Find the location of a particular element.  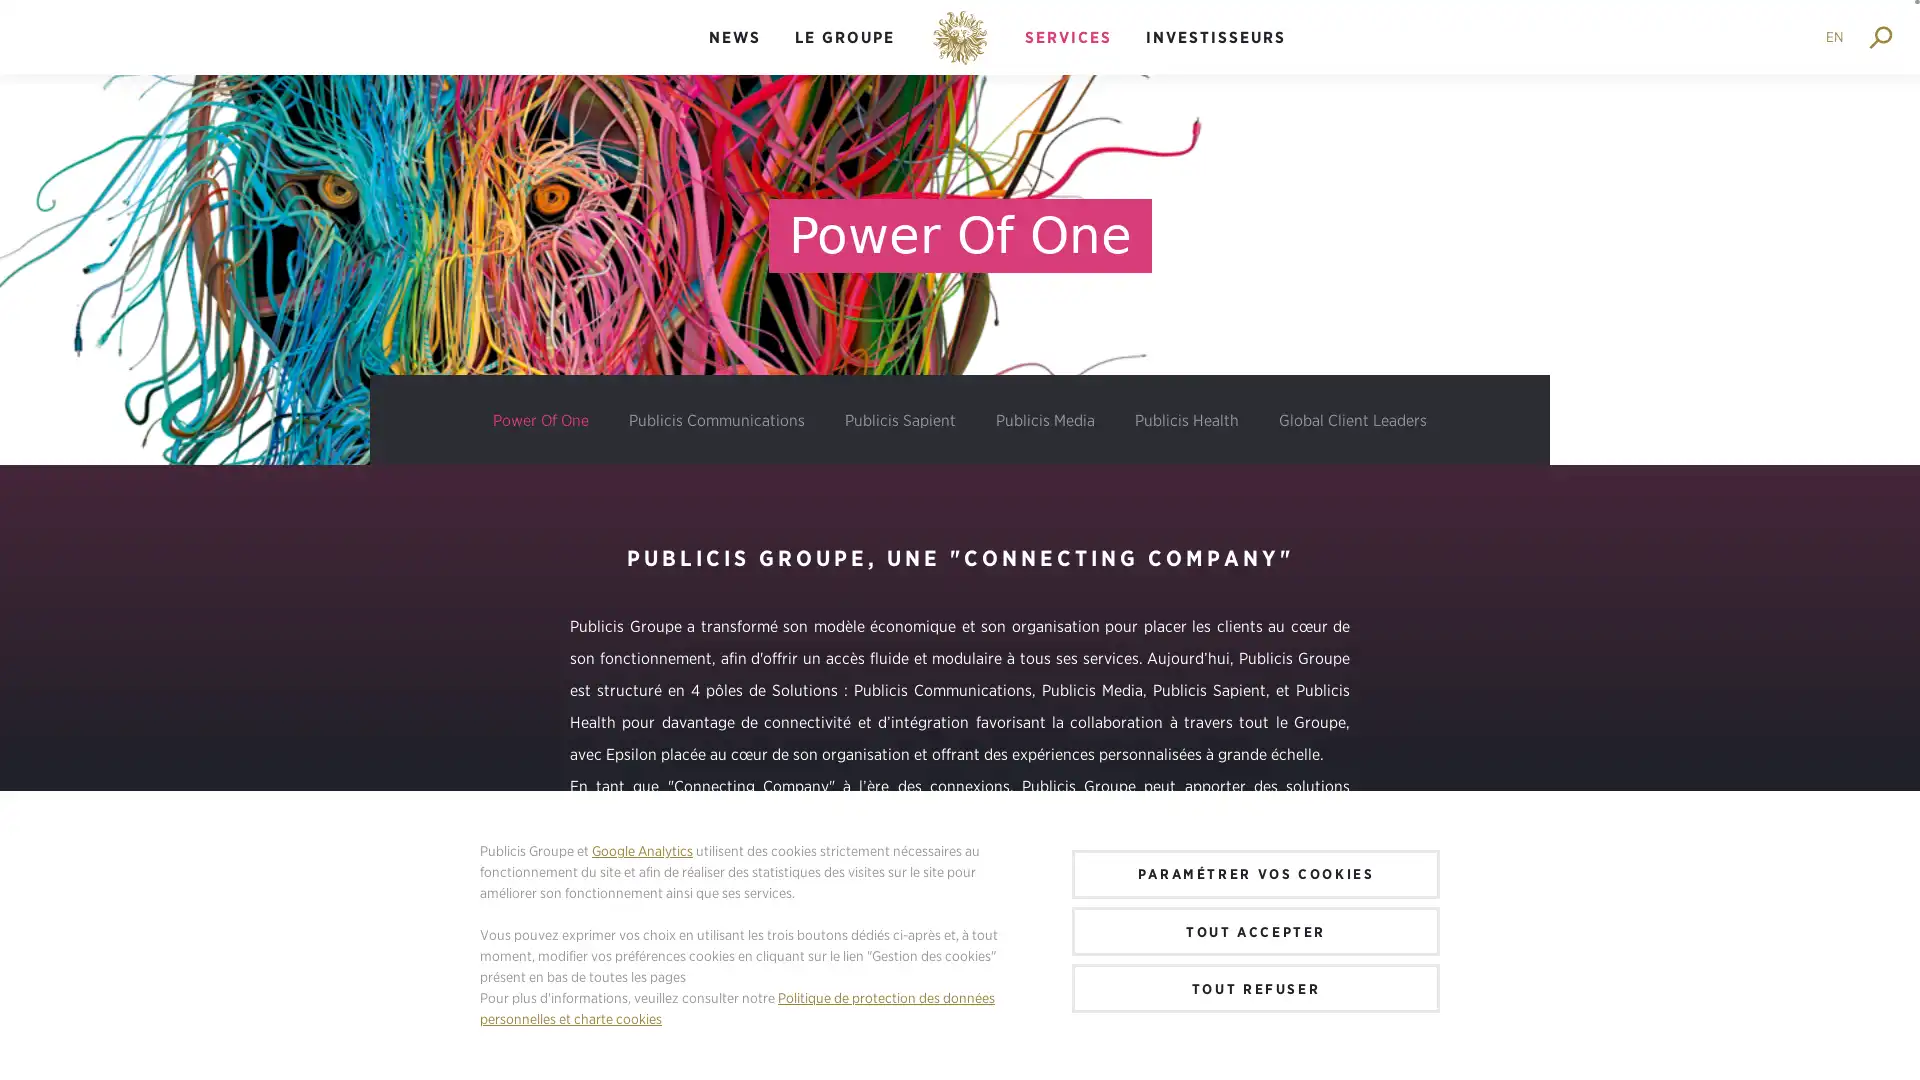

TOUT ACCEPTER TOUT ACCEPTER is located at coordinates (1255, 930).